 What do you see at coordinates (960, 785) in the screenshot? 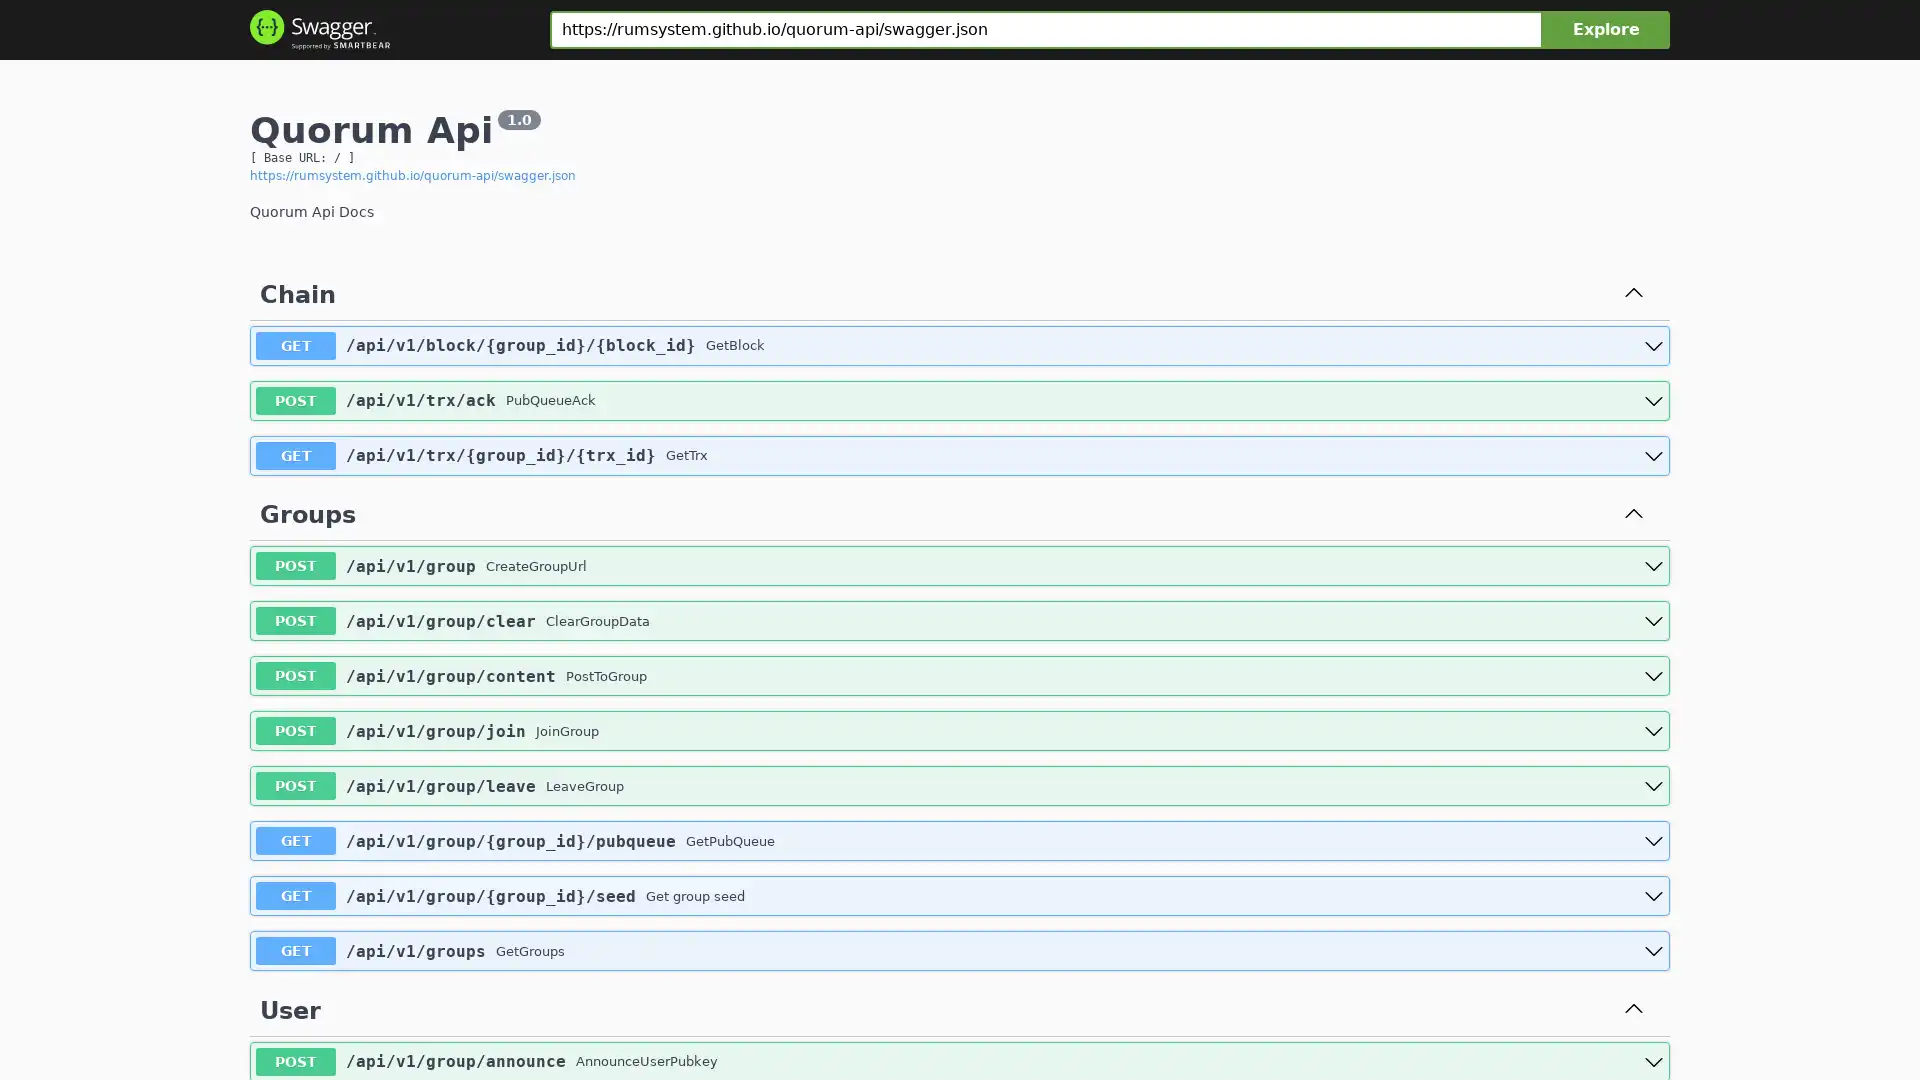
I see `post /api/v1/group/leave` at bounding box center [960, 785].